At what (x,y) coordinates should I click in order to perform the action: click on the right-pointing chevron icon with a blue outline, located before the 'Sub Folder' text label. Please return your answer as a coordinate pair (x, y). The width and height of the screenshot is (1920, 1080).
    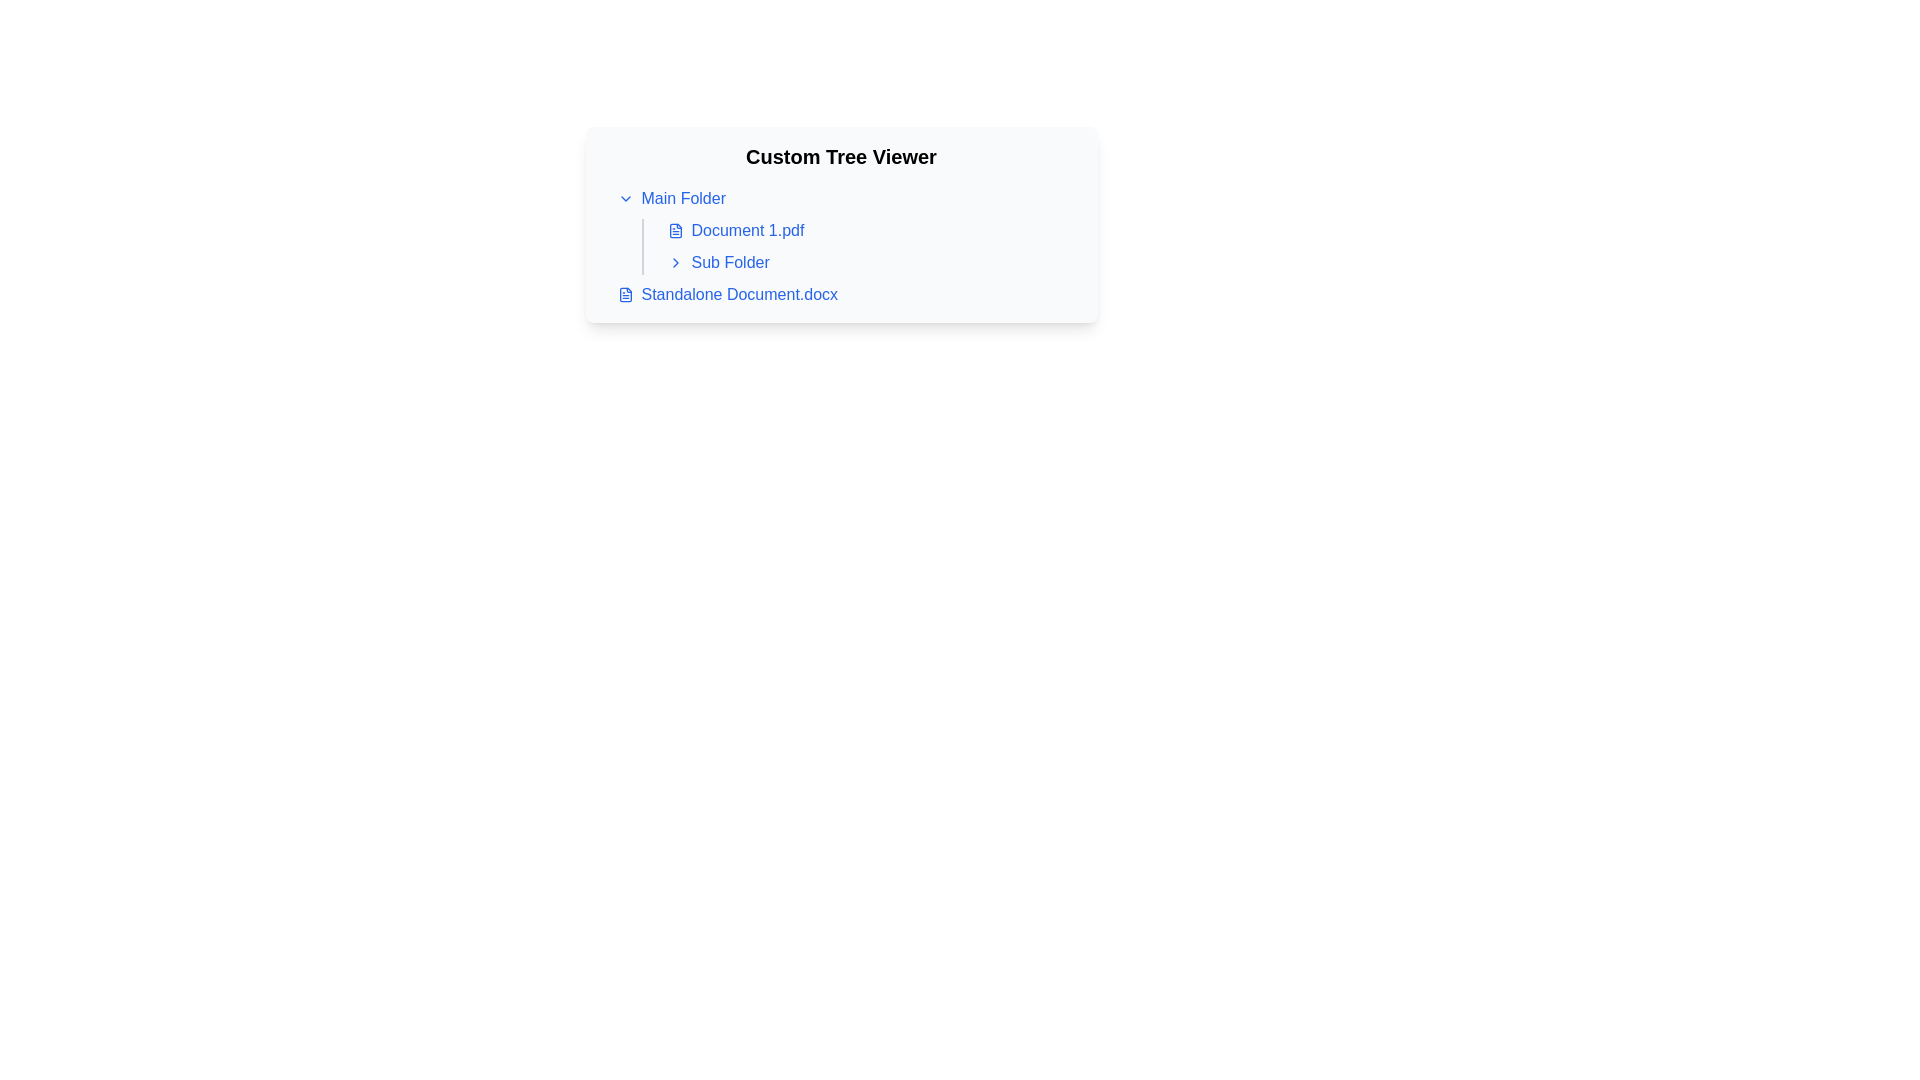
    Looking at the image, I should click on (675, 261).